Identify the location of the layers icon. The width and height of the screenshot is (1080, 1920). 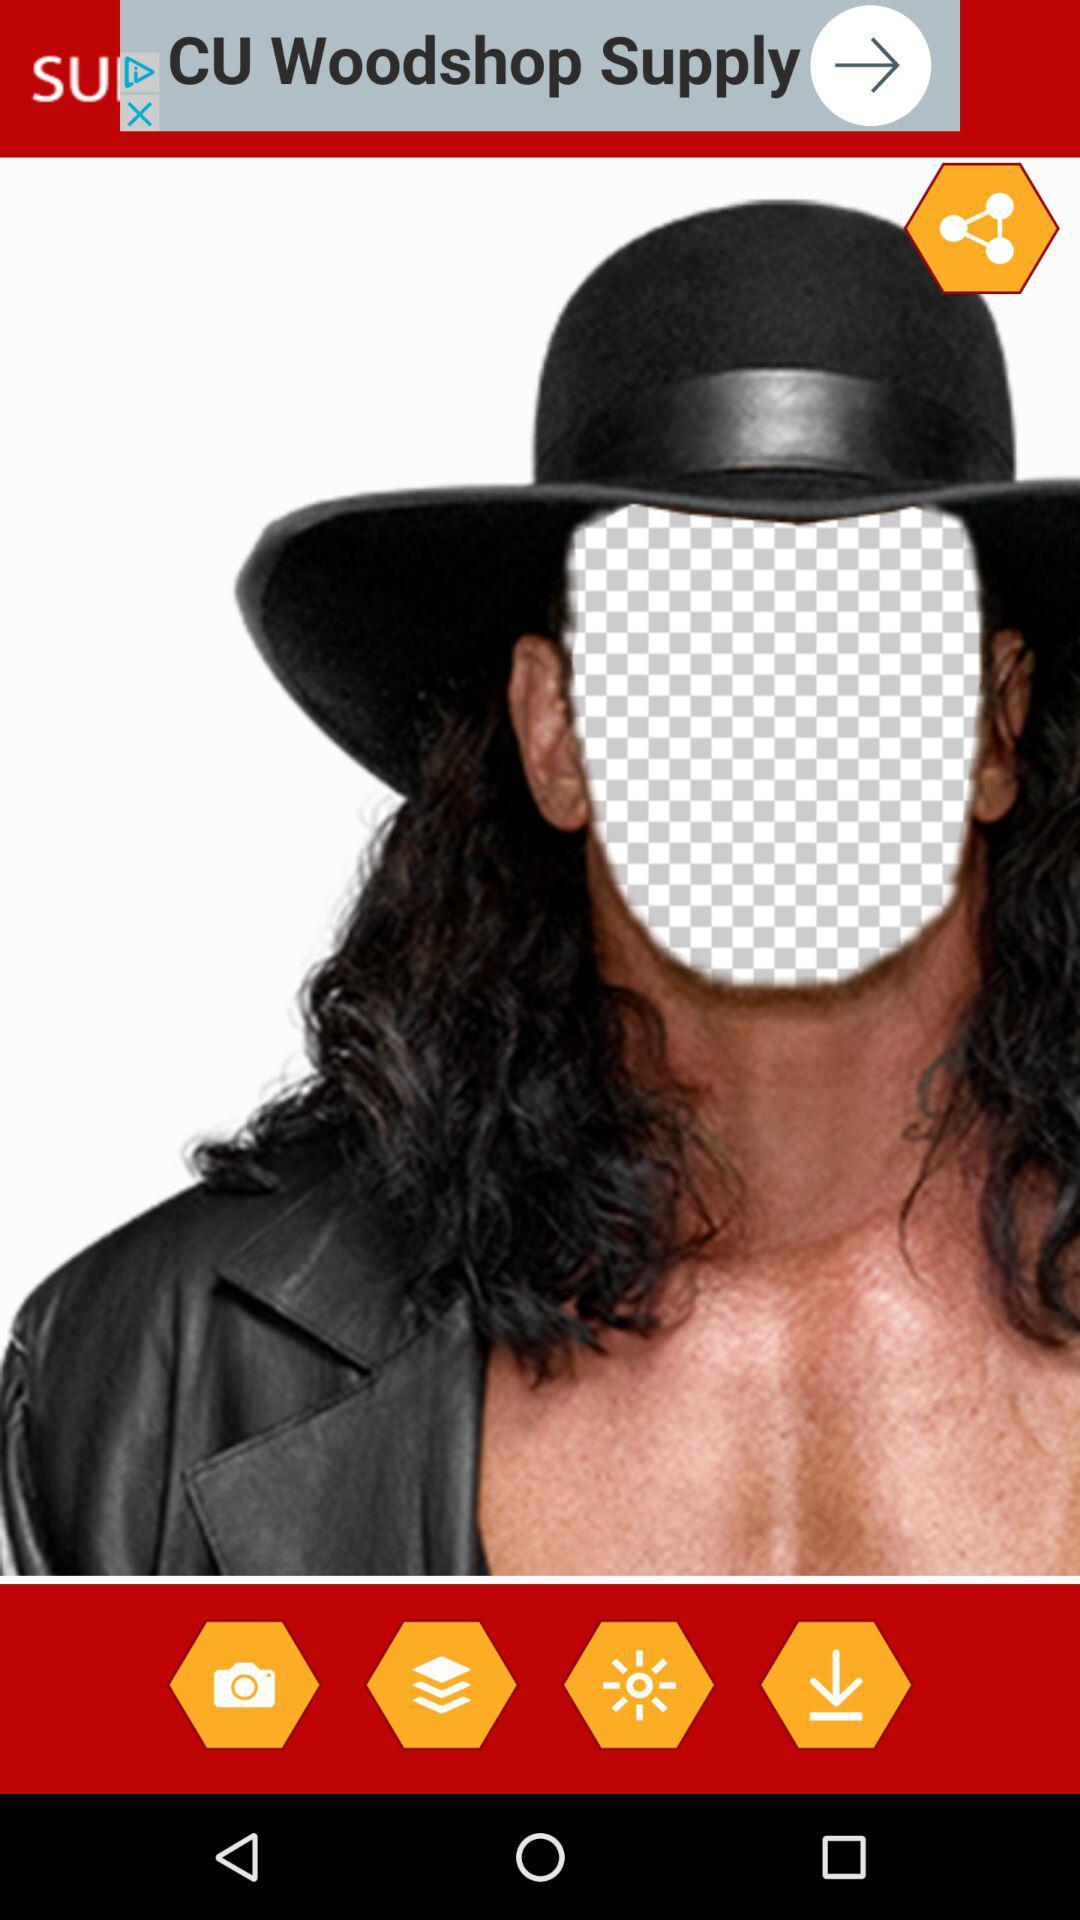
(440, 1683).